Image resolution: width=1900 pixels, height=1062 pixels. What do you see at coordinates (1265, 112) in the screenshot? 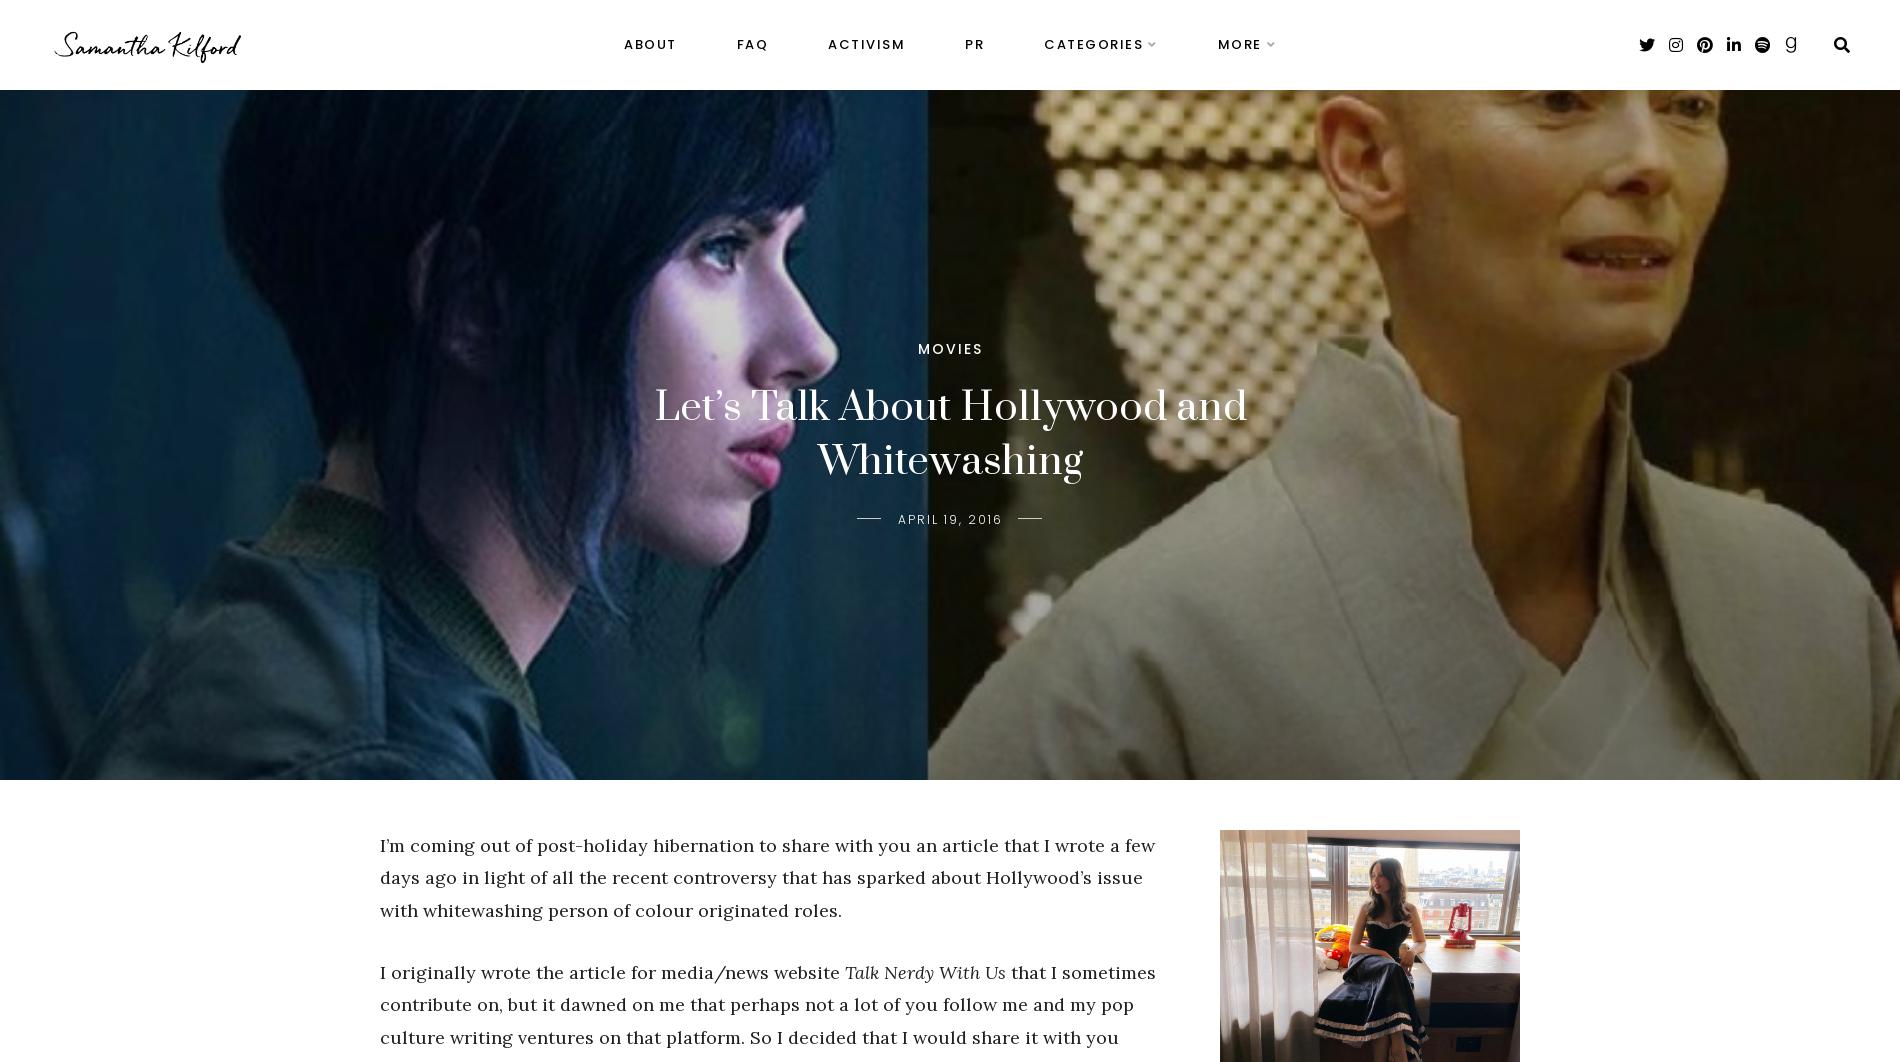
I see `'Review Policy'` at bounding box center [1265, 112].